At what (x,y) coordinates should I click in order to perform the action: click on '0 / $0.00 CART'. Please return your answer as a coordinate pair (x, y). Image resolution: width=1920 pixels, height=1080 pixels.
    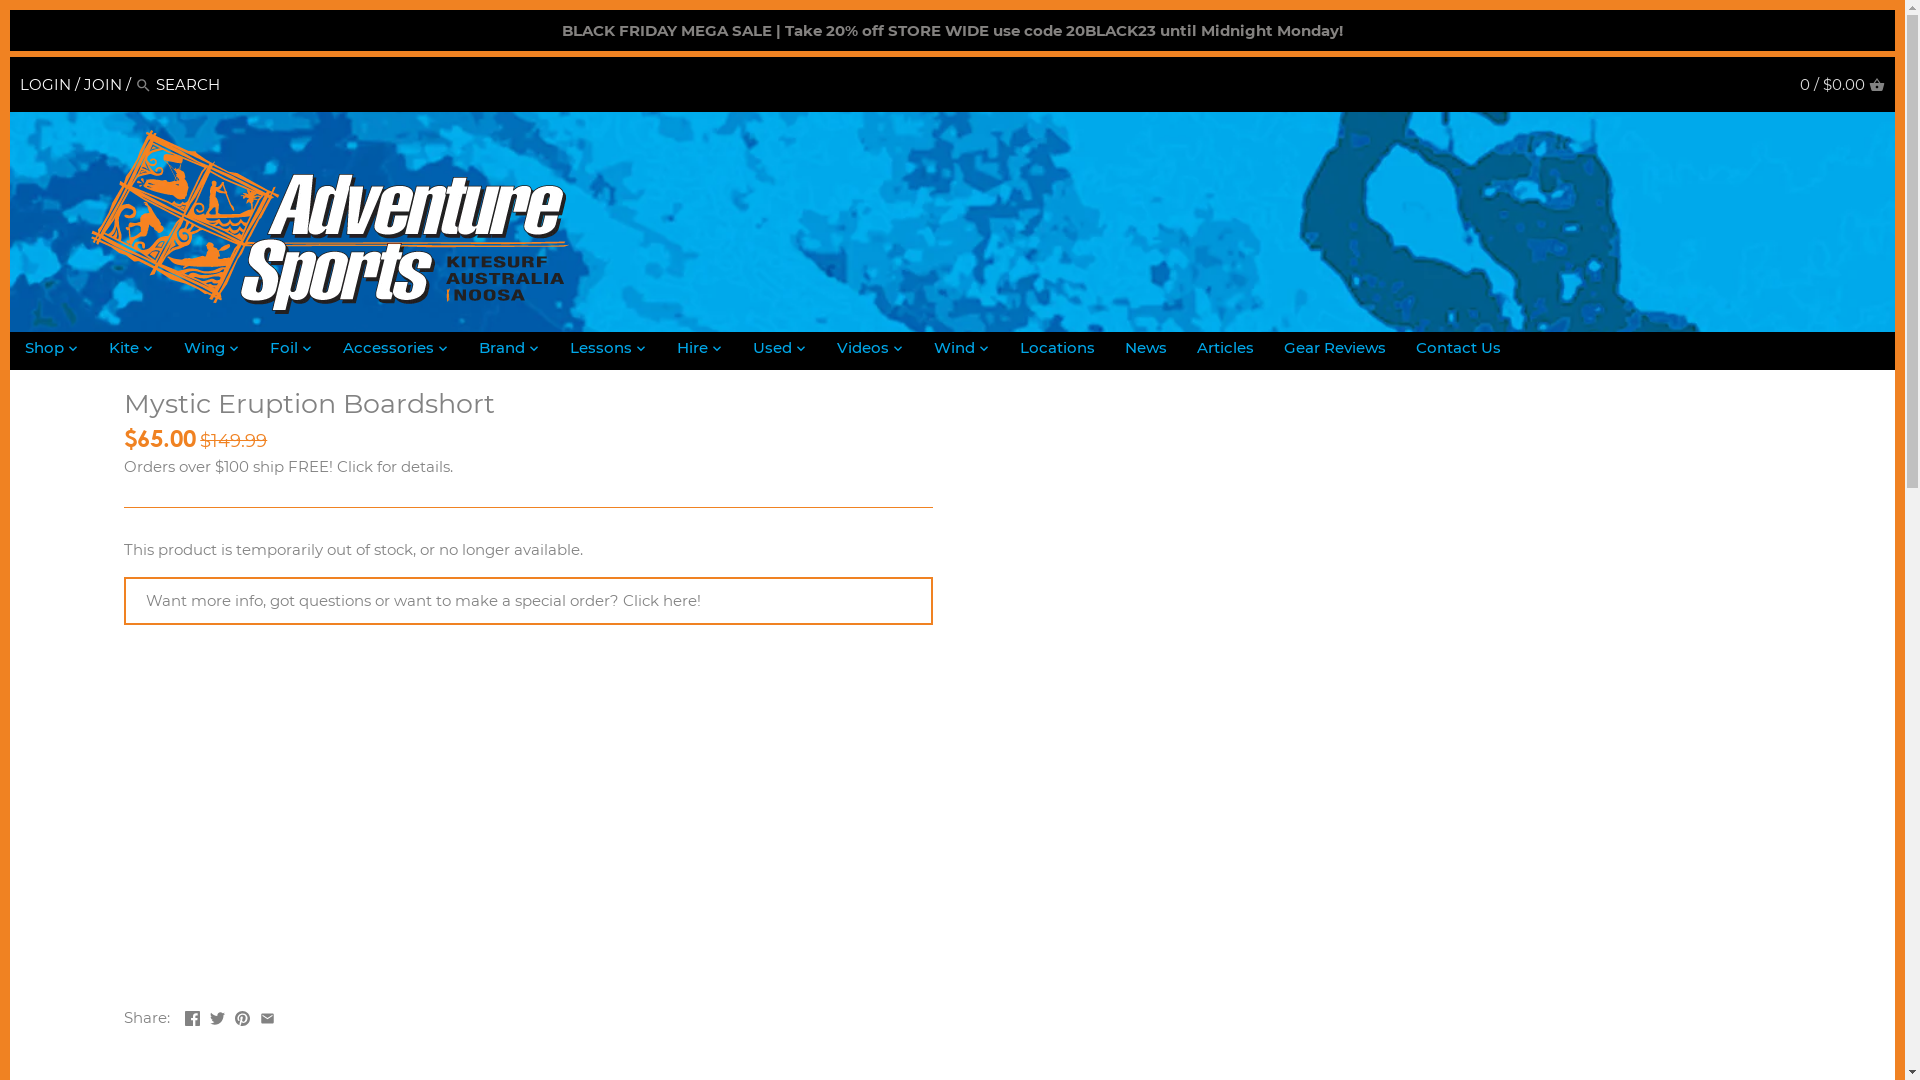
    Looking at the image, I should click on (1841, 82).